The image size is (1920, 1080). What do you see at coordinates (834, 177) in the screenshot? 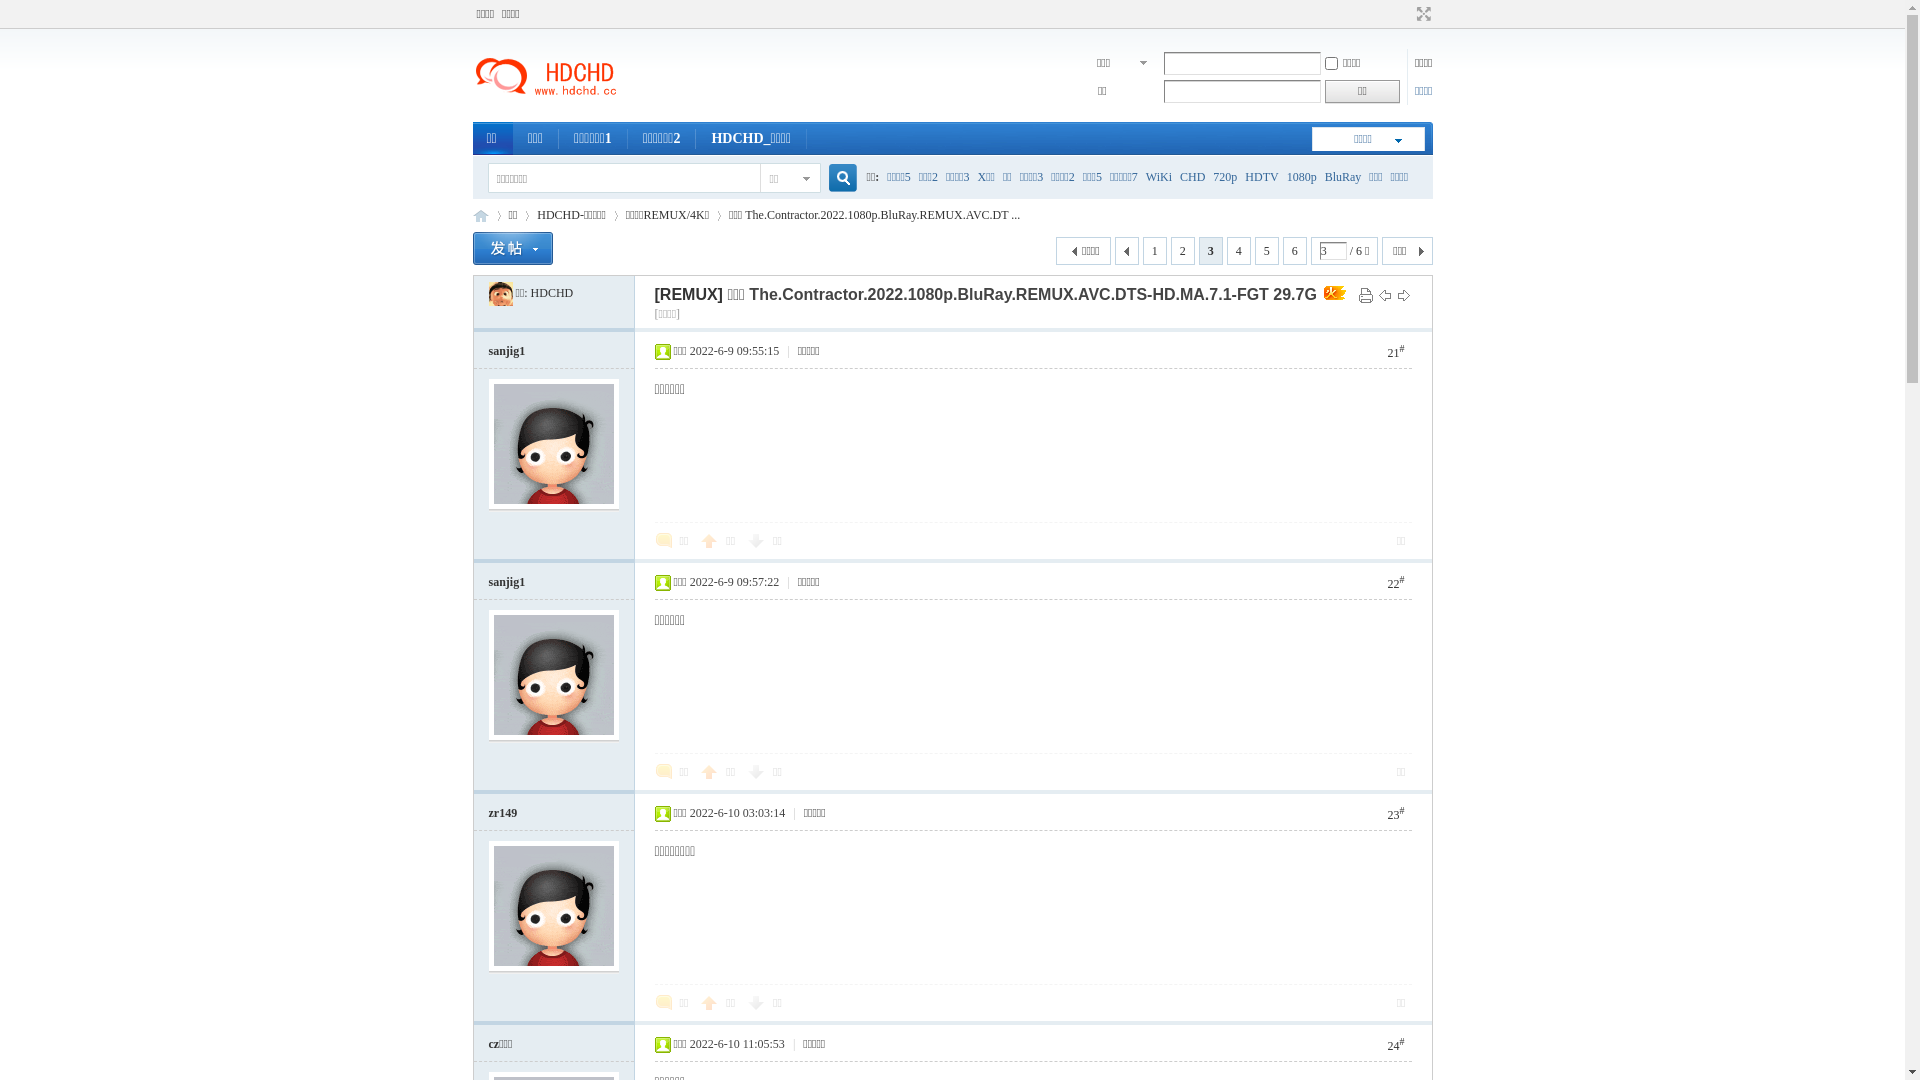
I see `'true'` at bounding box center [834, 177].